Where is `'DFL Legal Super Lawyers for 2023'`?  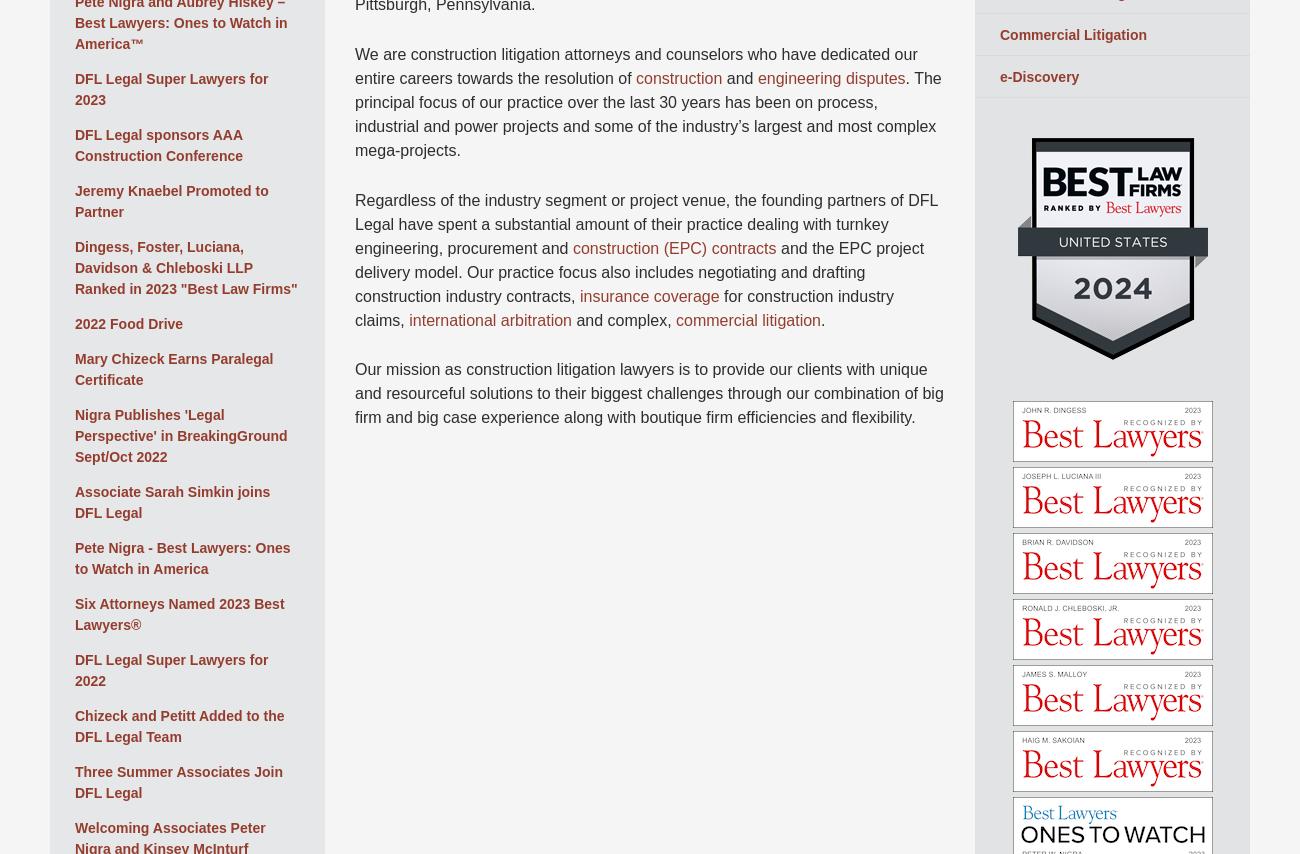
'DFL Legal Super Lawyers for 2023' is located at coordinates (171, 88).